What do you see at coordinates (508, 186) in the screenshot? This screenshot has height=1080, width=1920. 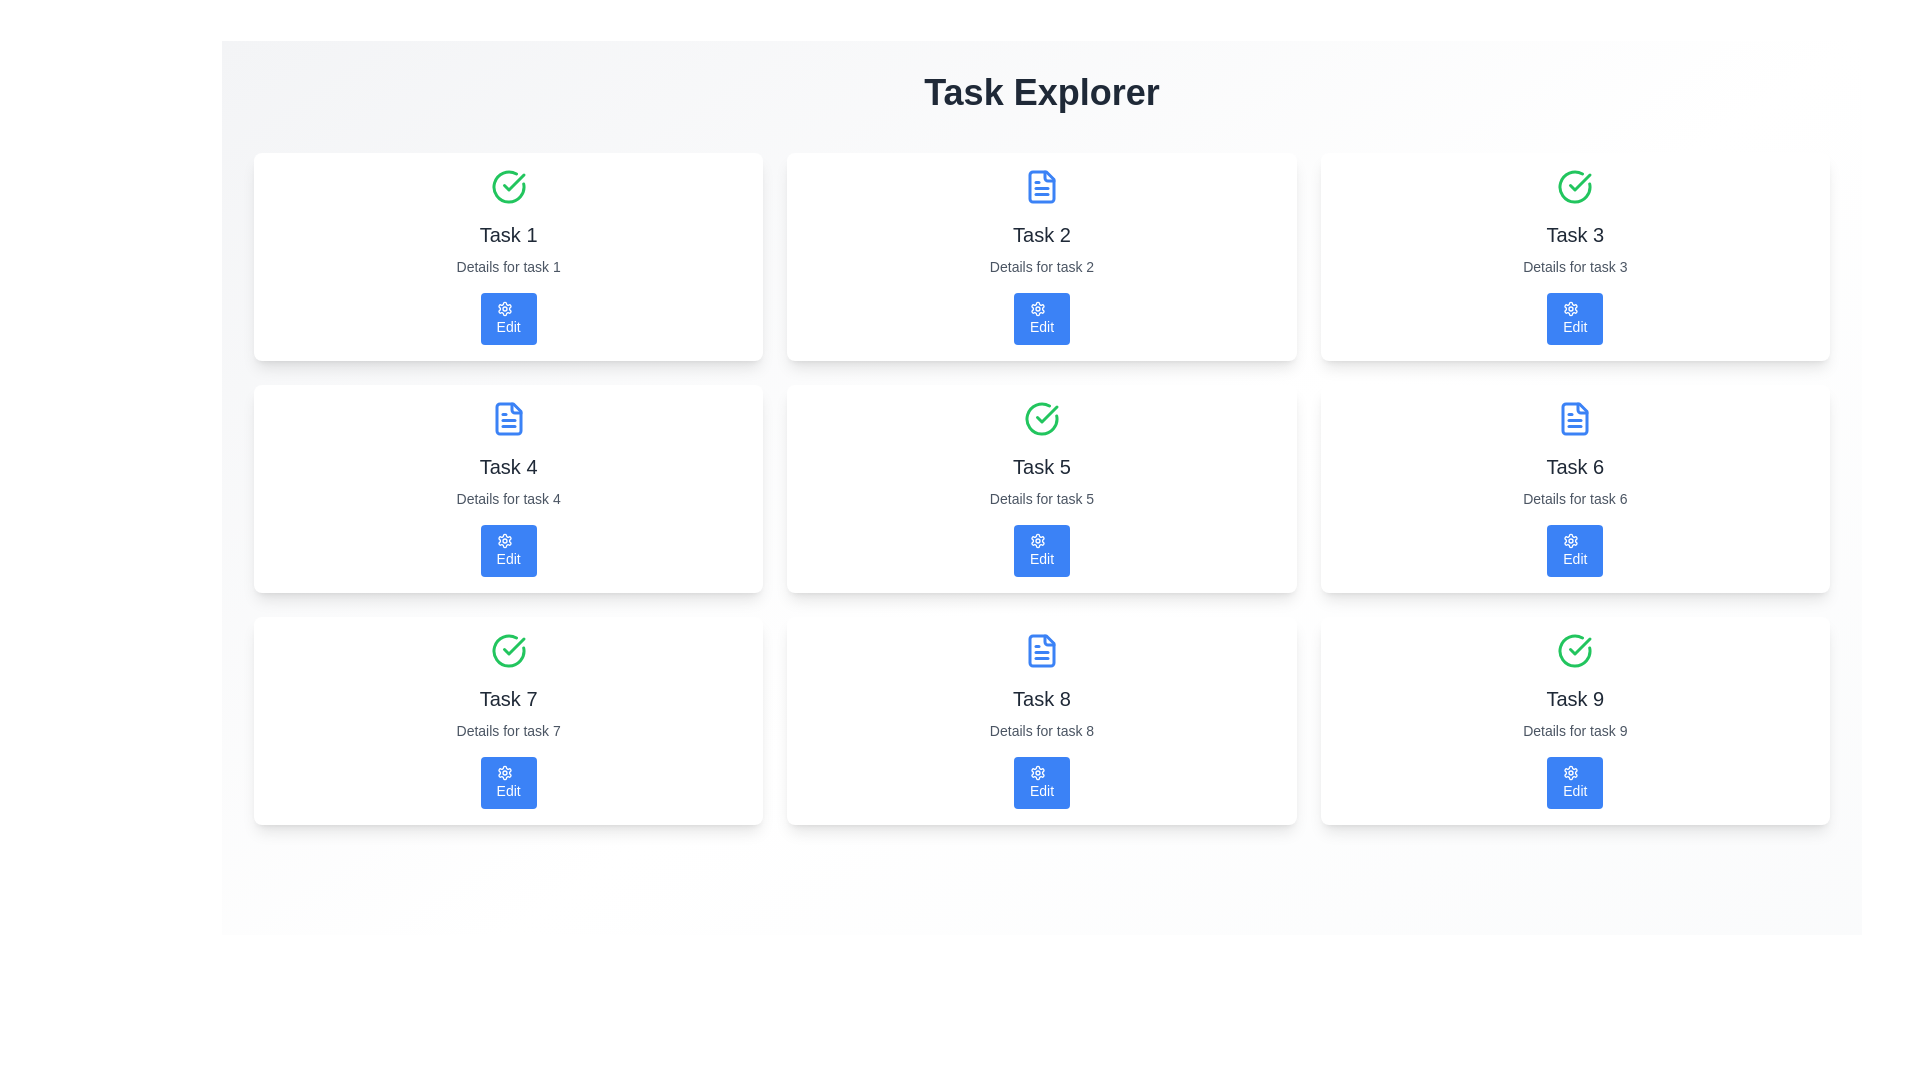 I see `the green circular checkmark icon located in the top-left card of the grid layout, which symbolizes confirmation or success` at bounding box center [508, 186].